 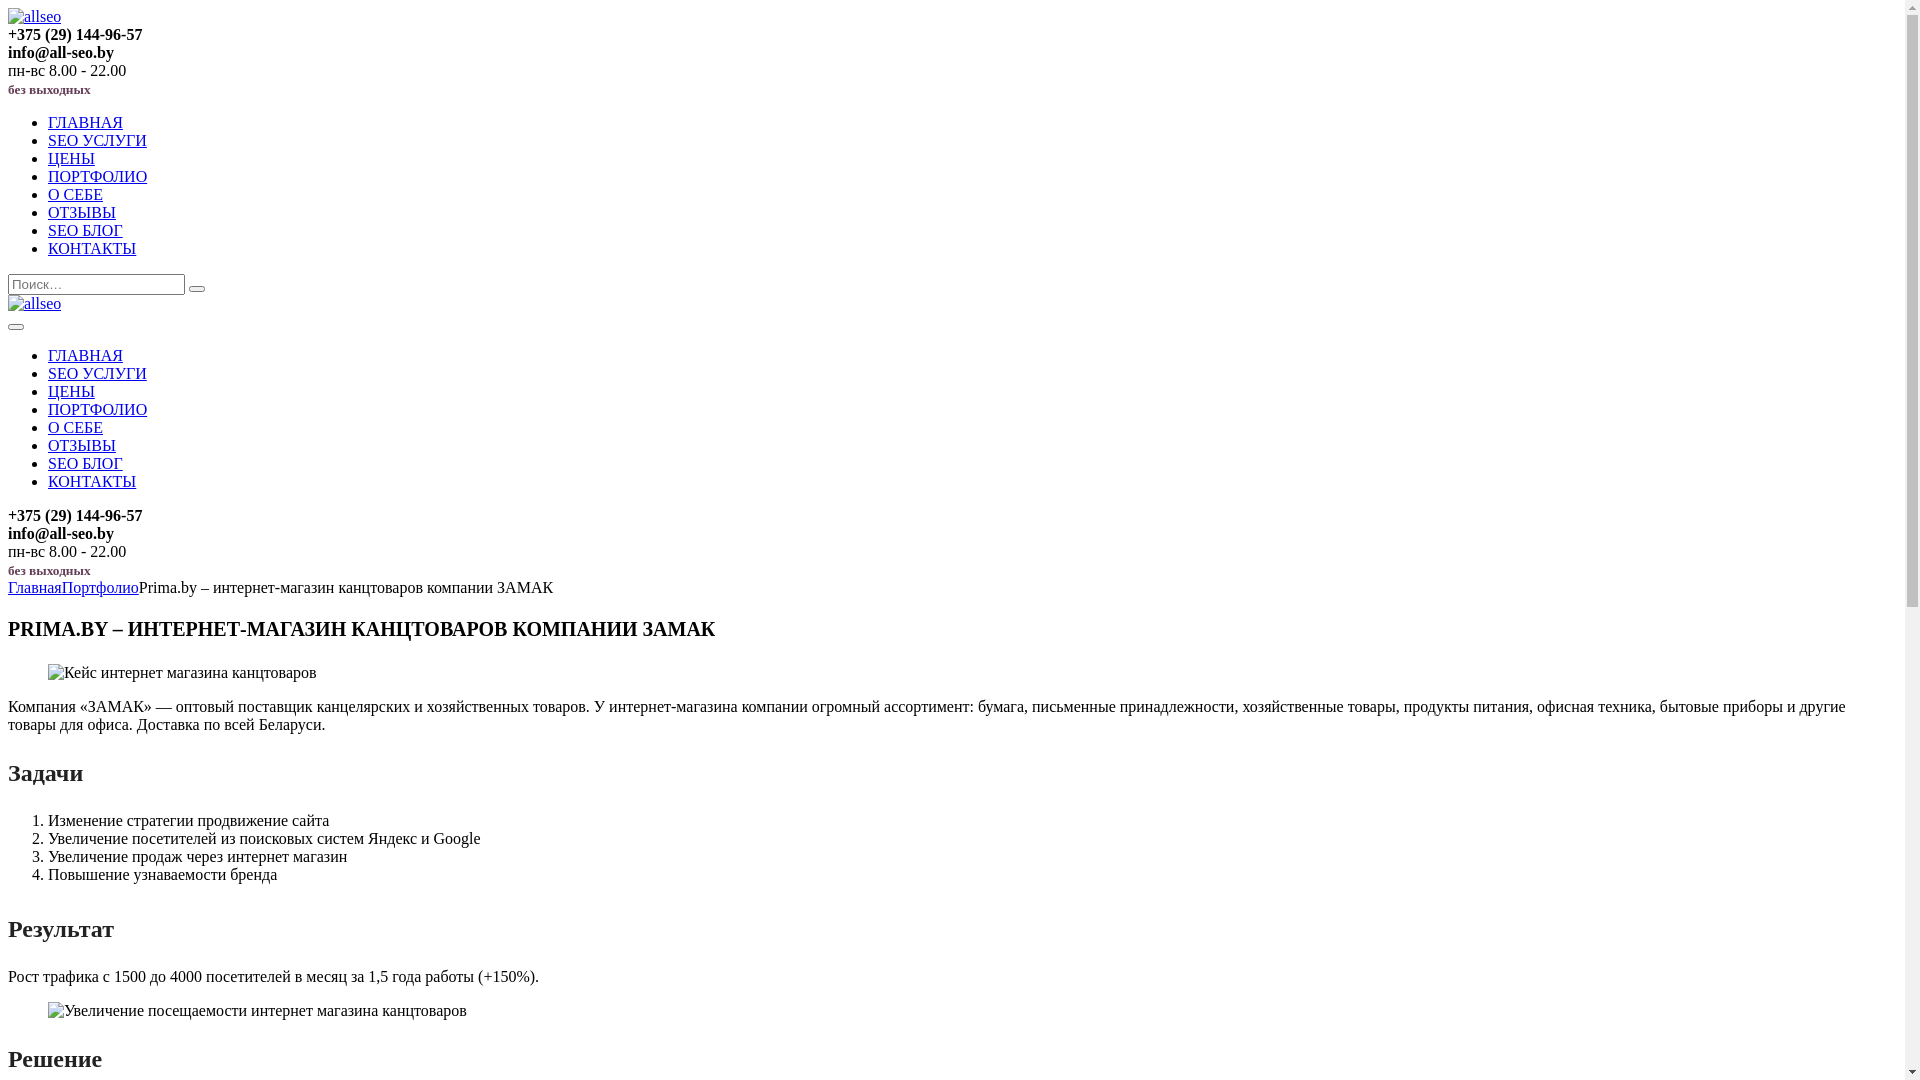 What do you see at coordinates (48, 672) in the screenshot?
I see `'skrin-prima'` at bounding box center [48, 672].